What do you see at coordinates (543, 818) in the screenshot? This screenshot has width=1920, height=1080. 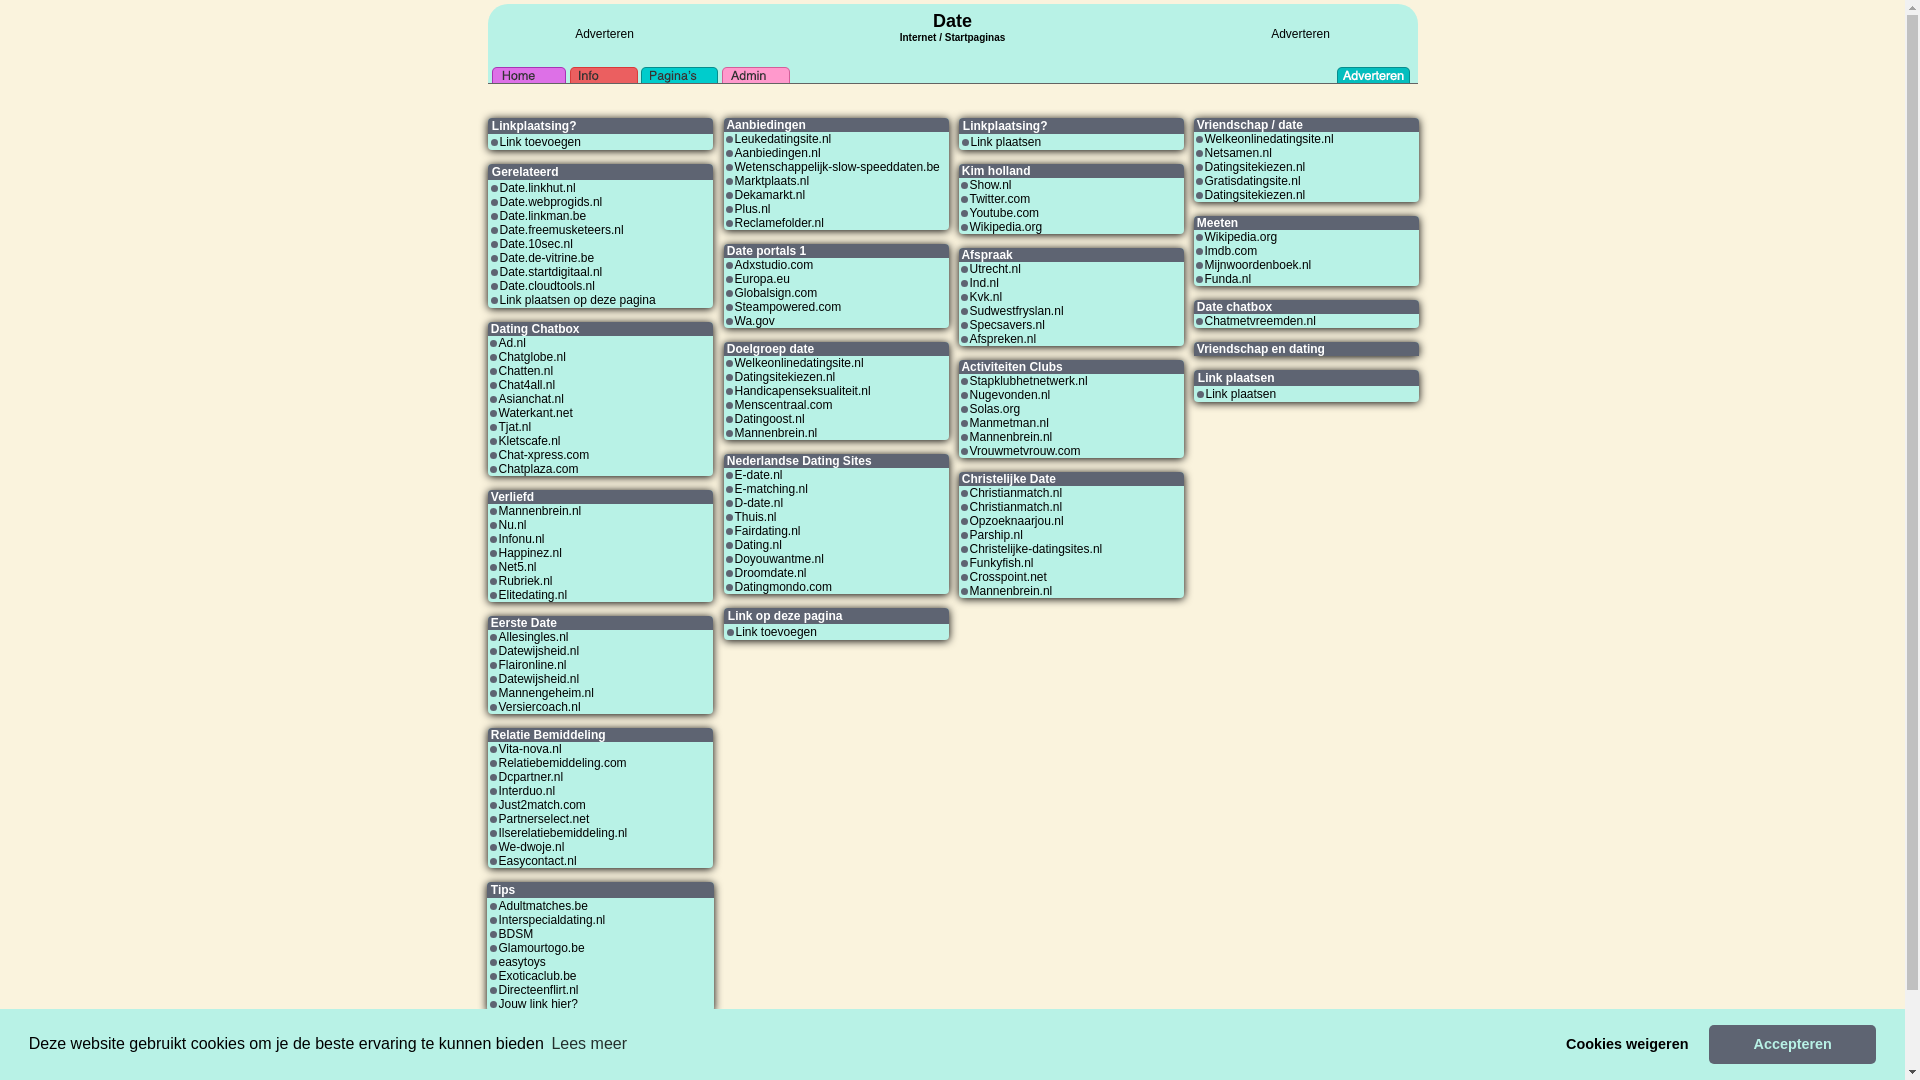 I see `'Partnerselect.net'` at bounding box center [543, 818].